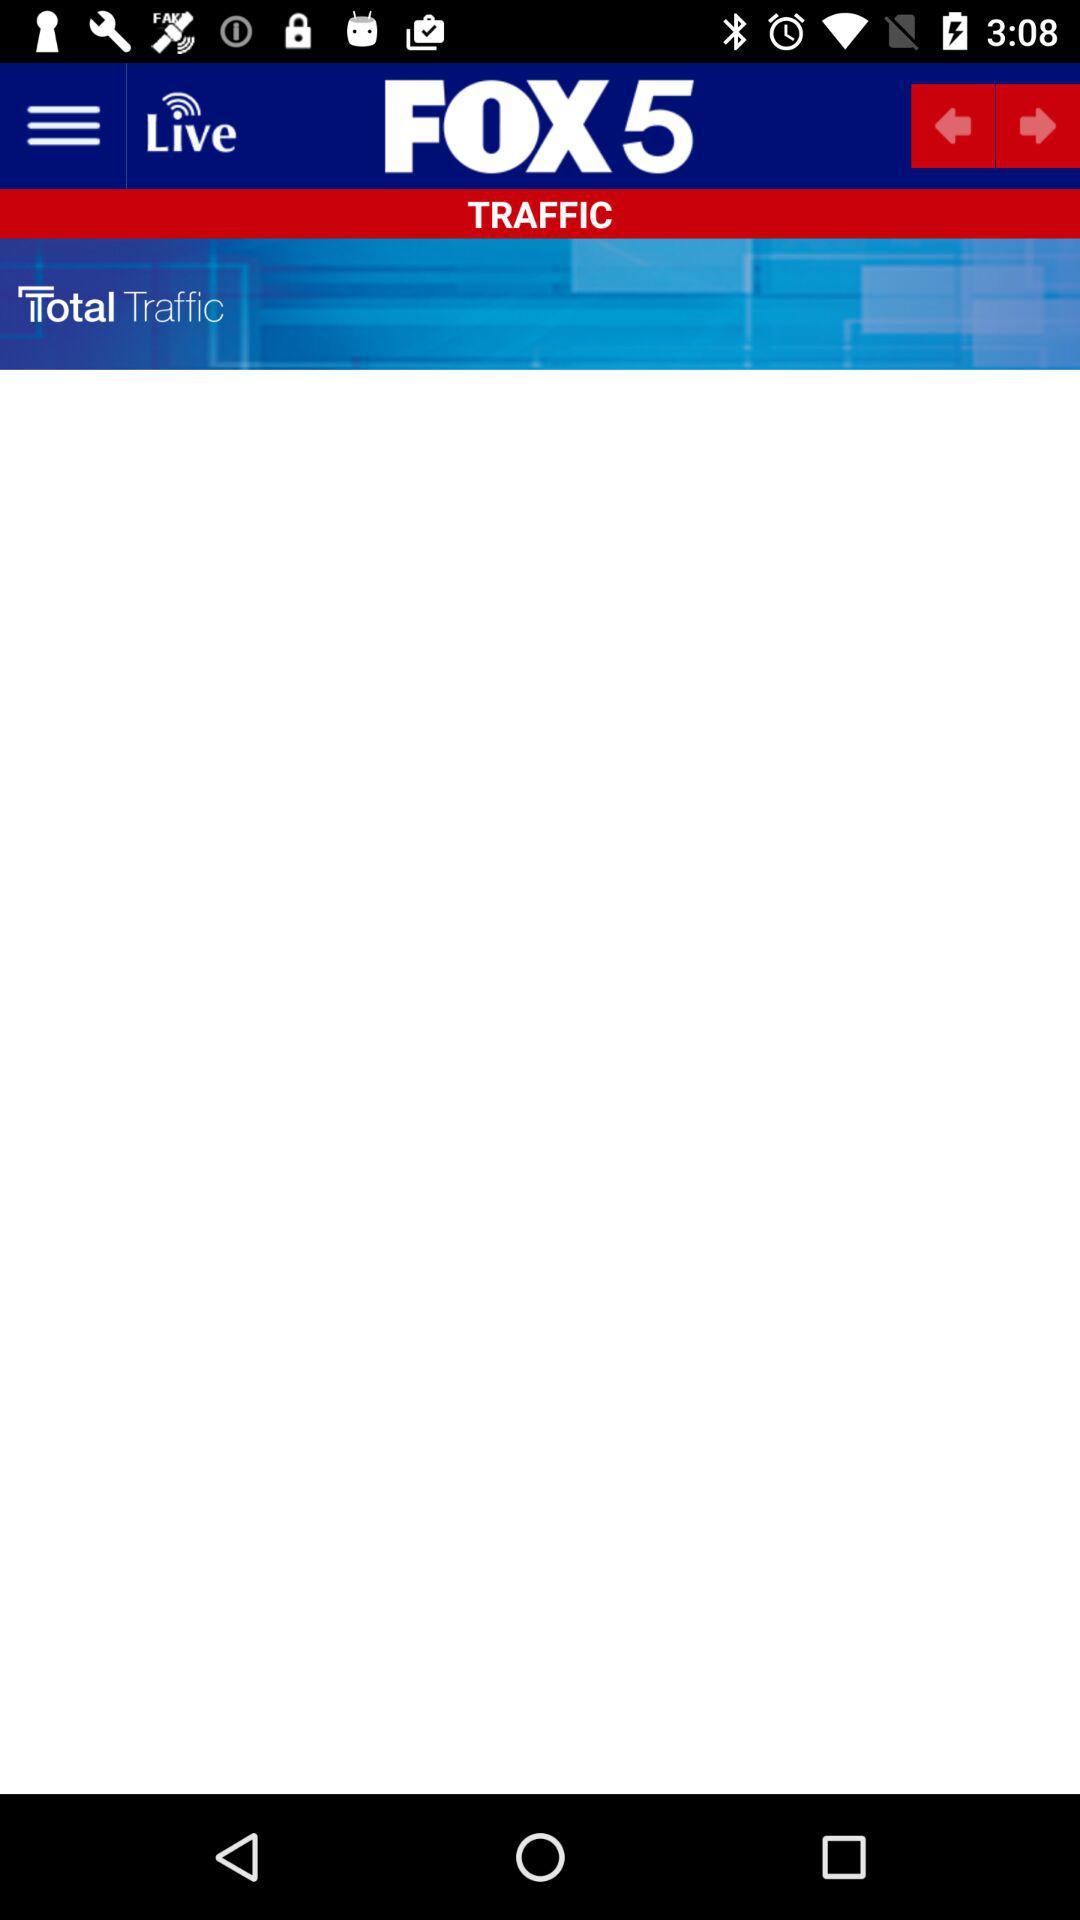  What do you see at coordinates (1036, 124) in the screenshot?
I see `the arrow_forward icon` at bounding box center [1036, 124].